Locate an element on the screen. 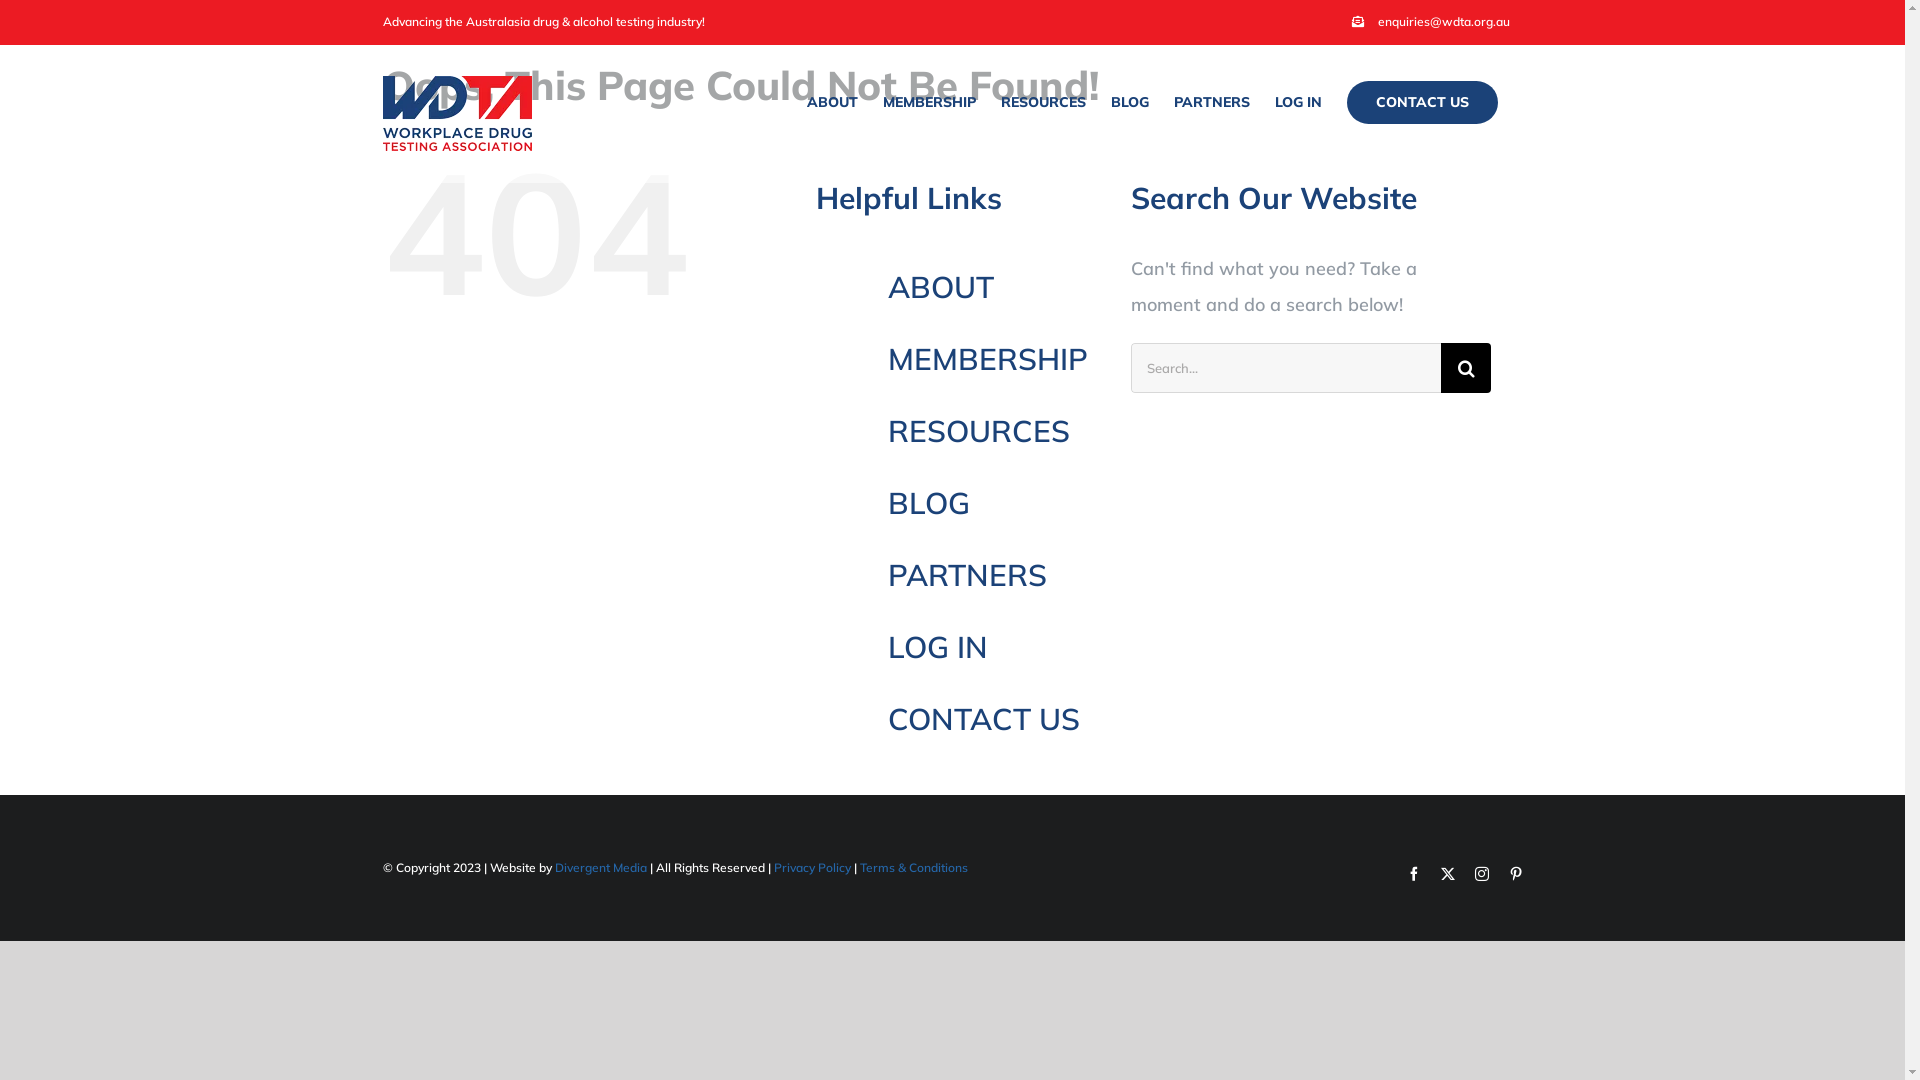 The image size is (1920, 1080). 'MEMBERSHIP' is located at coordinates (881, 101).